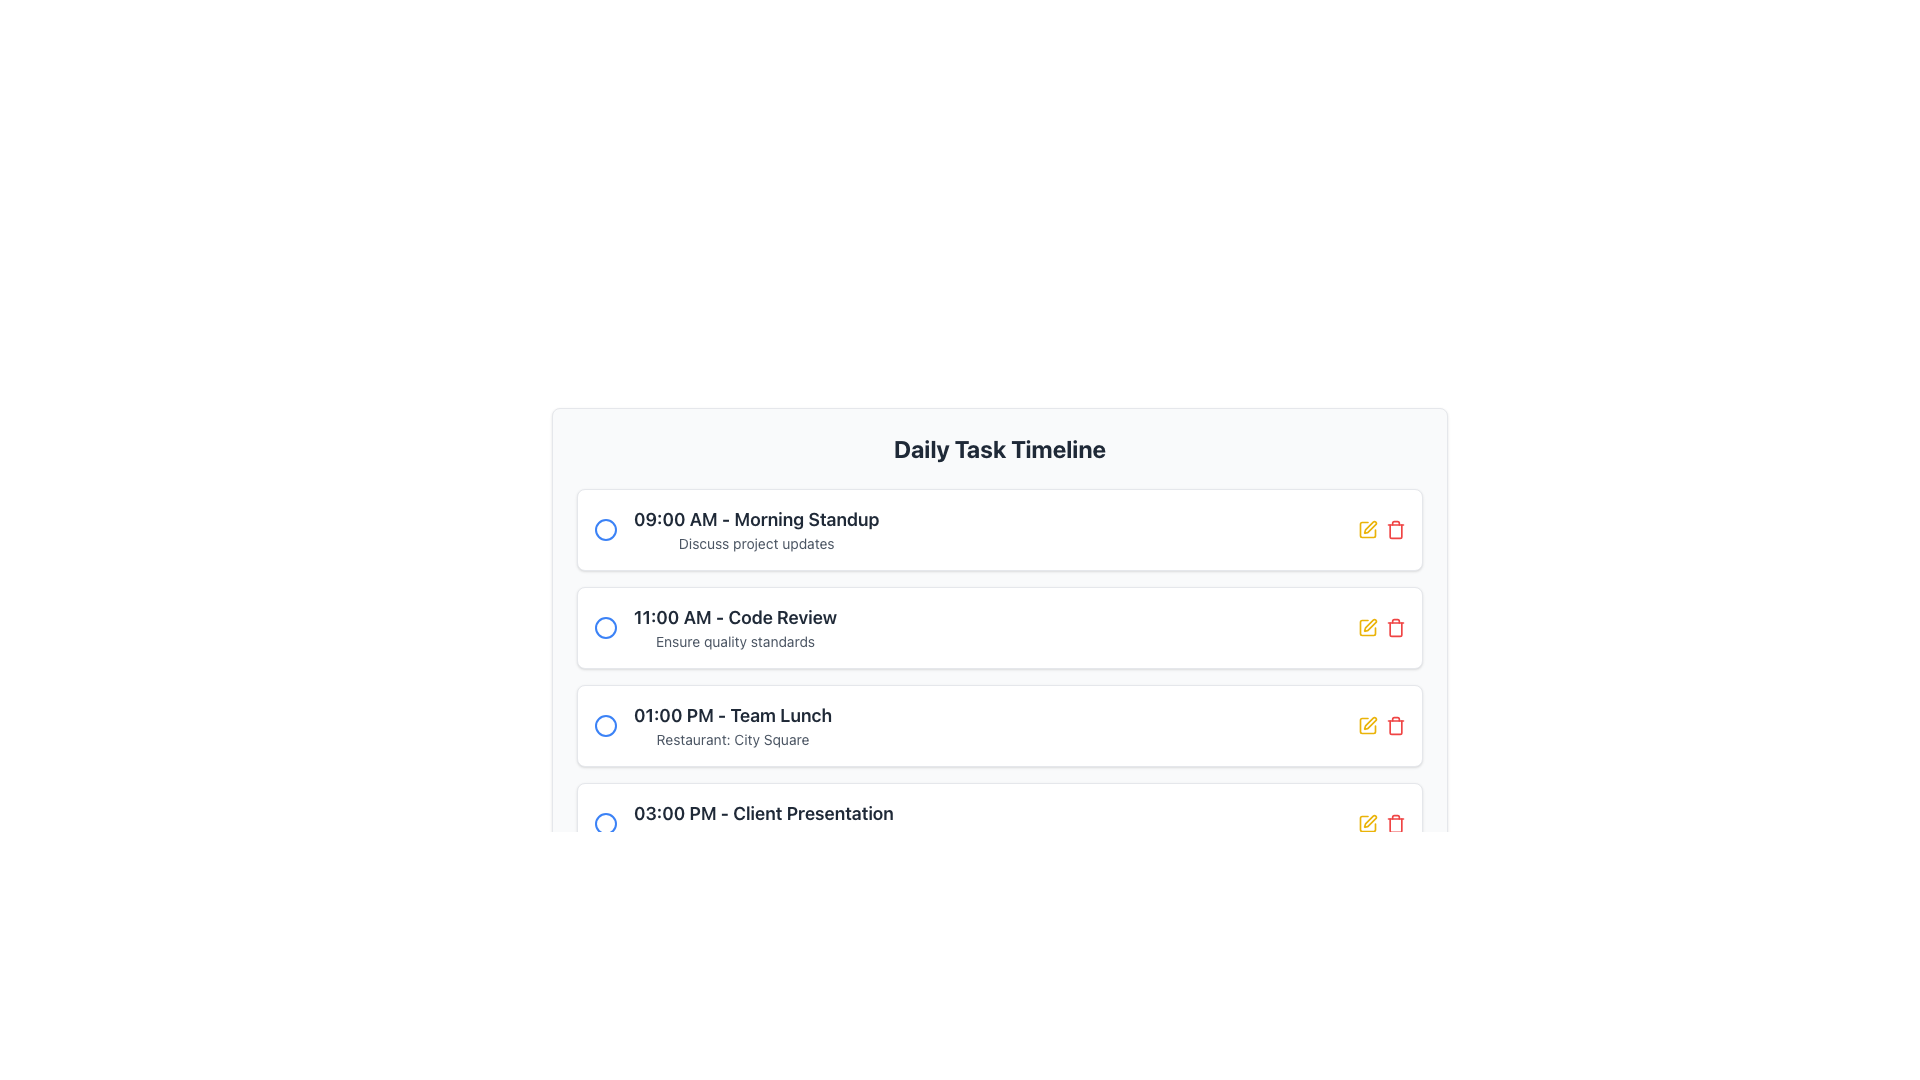  What do you see at coordinates (1367, 725) in the screenshot?
I see `the edit button located in the third row of the task entries within the 'Daily Task Timeline' section, which is the first icon in the row's icon group, to initiate the editing functionality` at bounding box center [1367, 725].